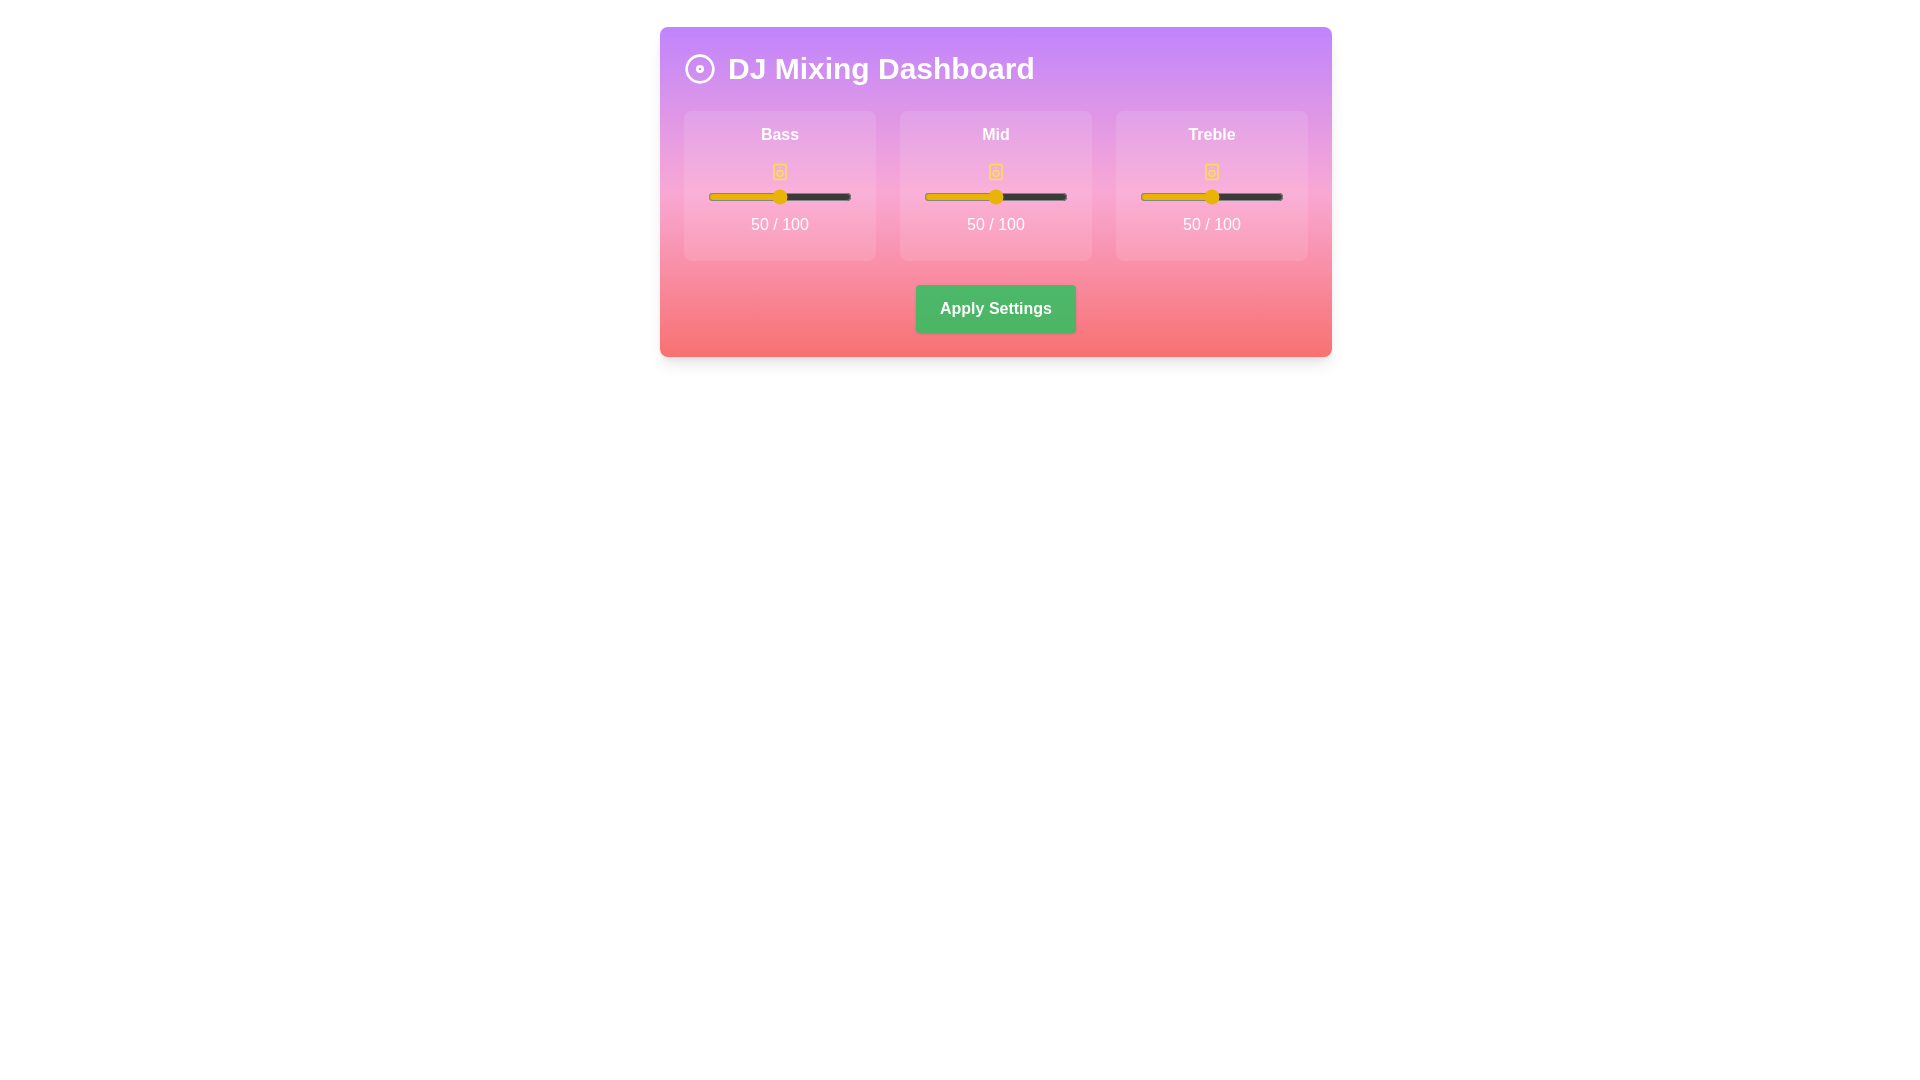 Image resolution: width=1920 pixels, height=1080 pixels. What do you see at coordinates (1194, 196) in the screenshot?
I see `the treble slider to 38 (0-100)` at bounding box center [1194, 196].